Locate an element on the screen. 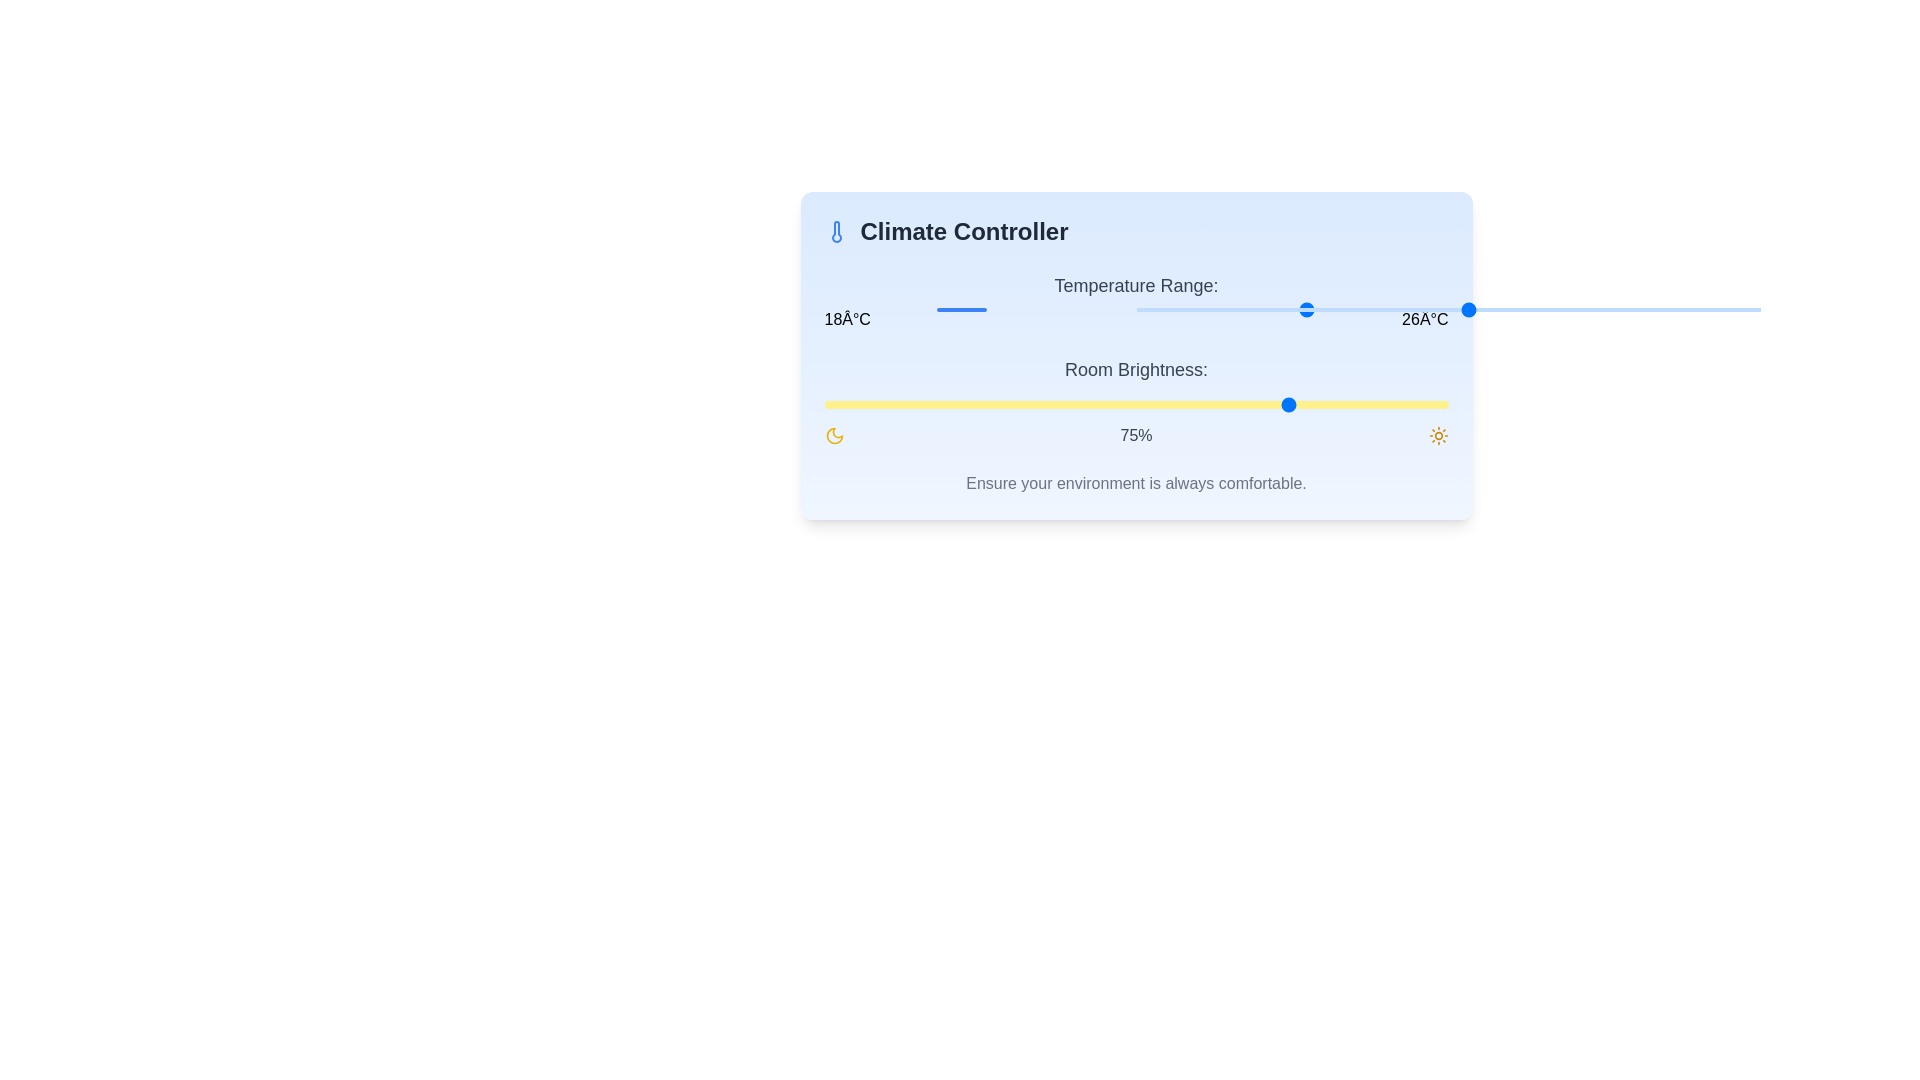 The image size is (1920, 1080). the non-interactive vector icon representing the temperature functionality in the 'Climate Controller' section, located to the left of the text 'Climate Controller' is located at coordinates (836, 230).